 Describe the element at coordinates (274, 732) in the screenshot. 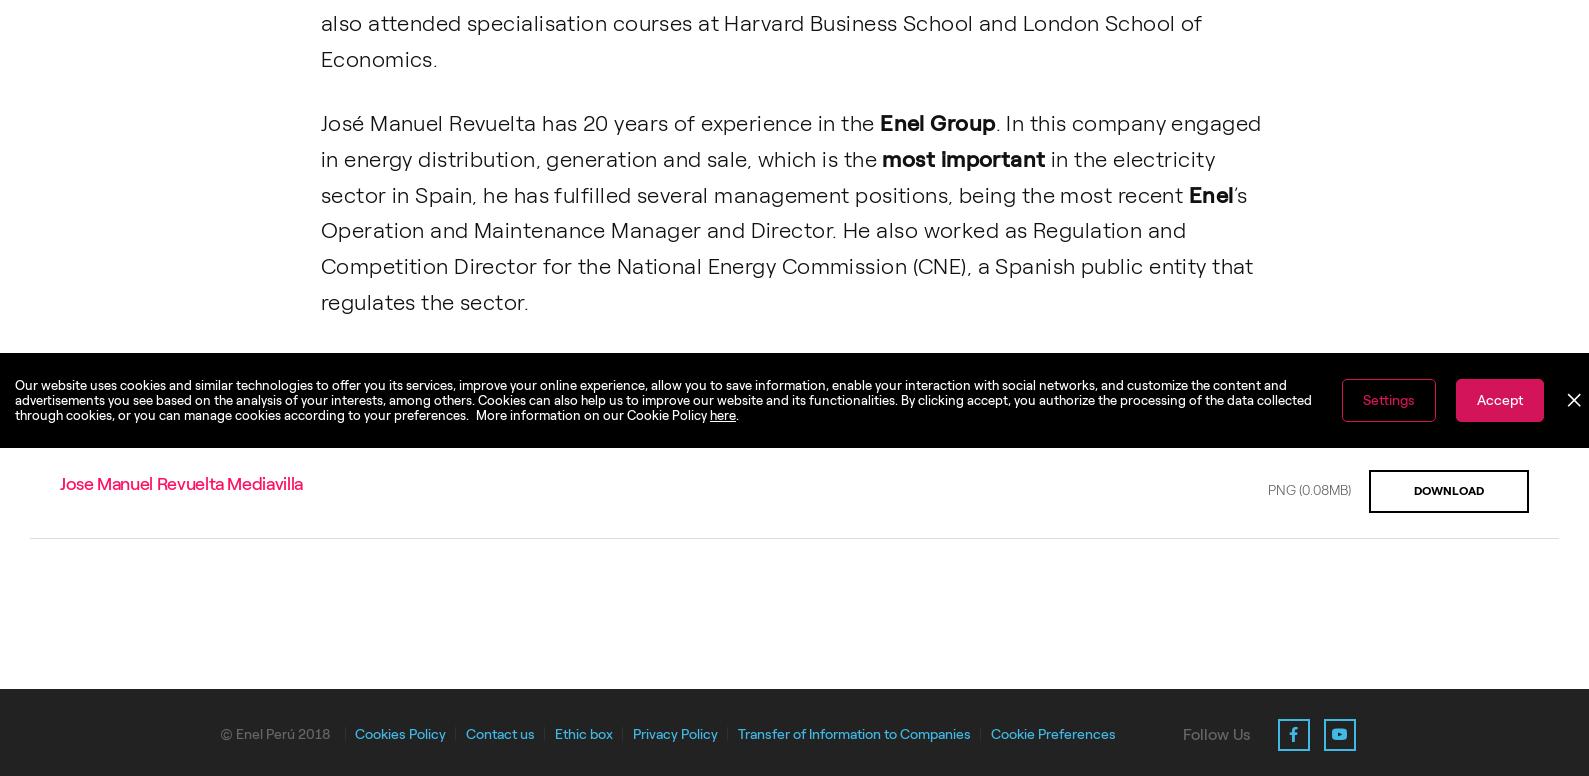

I see `'© Enel Perú 2018'` at that location.